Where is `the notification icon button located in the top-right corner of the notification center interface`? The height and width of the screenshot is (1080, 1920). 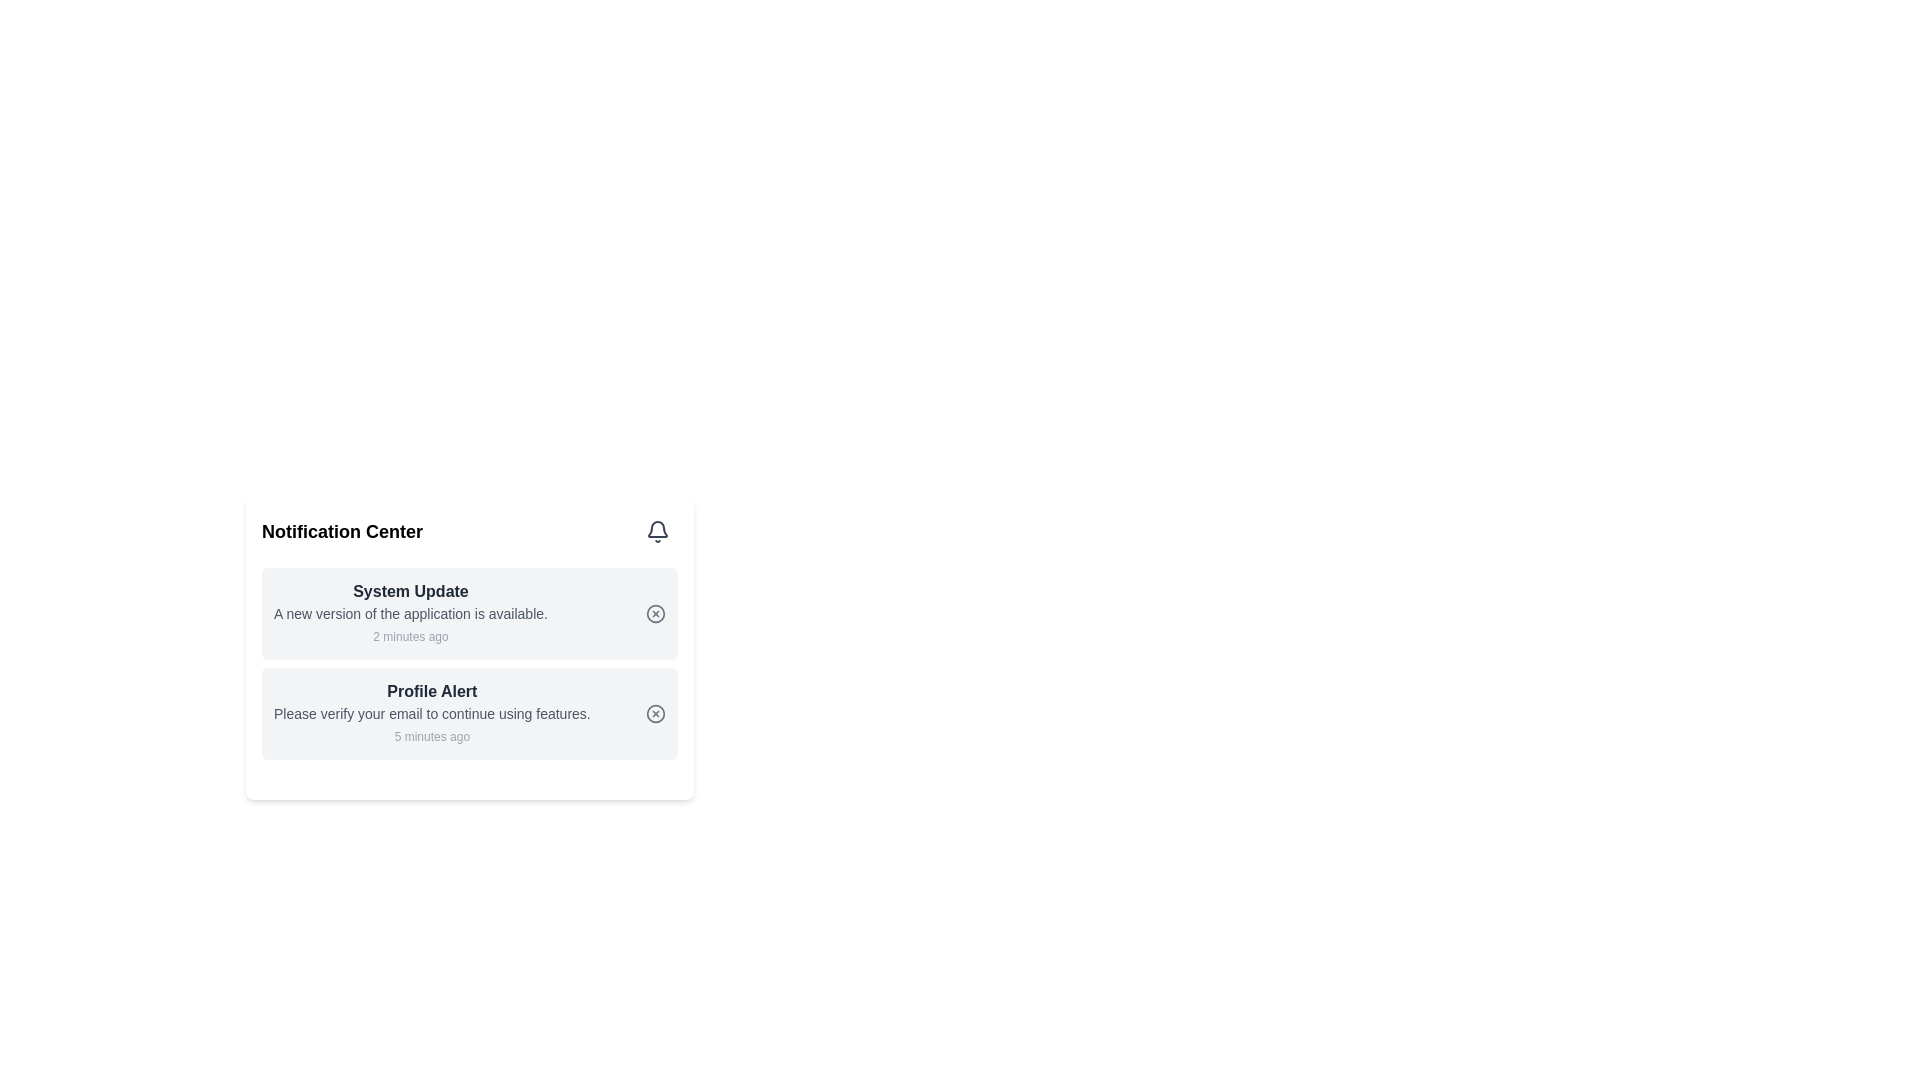
the notification icon button located in the top-right corner of the notification center interface is located at coordinates (657, 531).